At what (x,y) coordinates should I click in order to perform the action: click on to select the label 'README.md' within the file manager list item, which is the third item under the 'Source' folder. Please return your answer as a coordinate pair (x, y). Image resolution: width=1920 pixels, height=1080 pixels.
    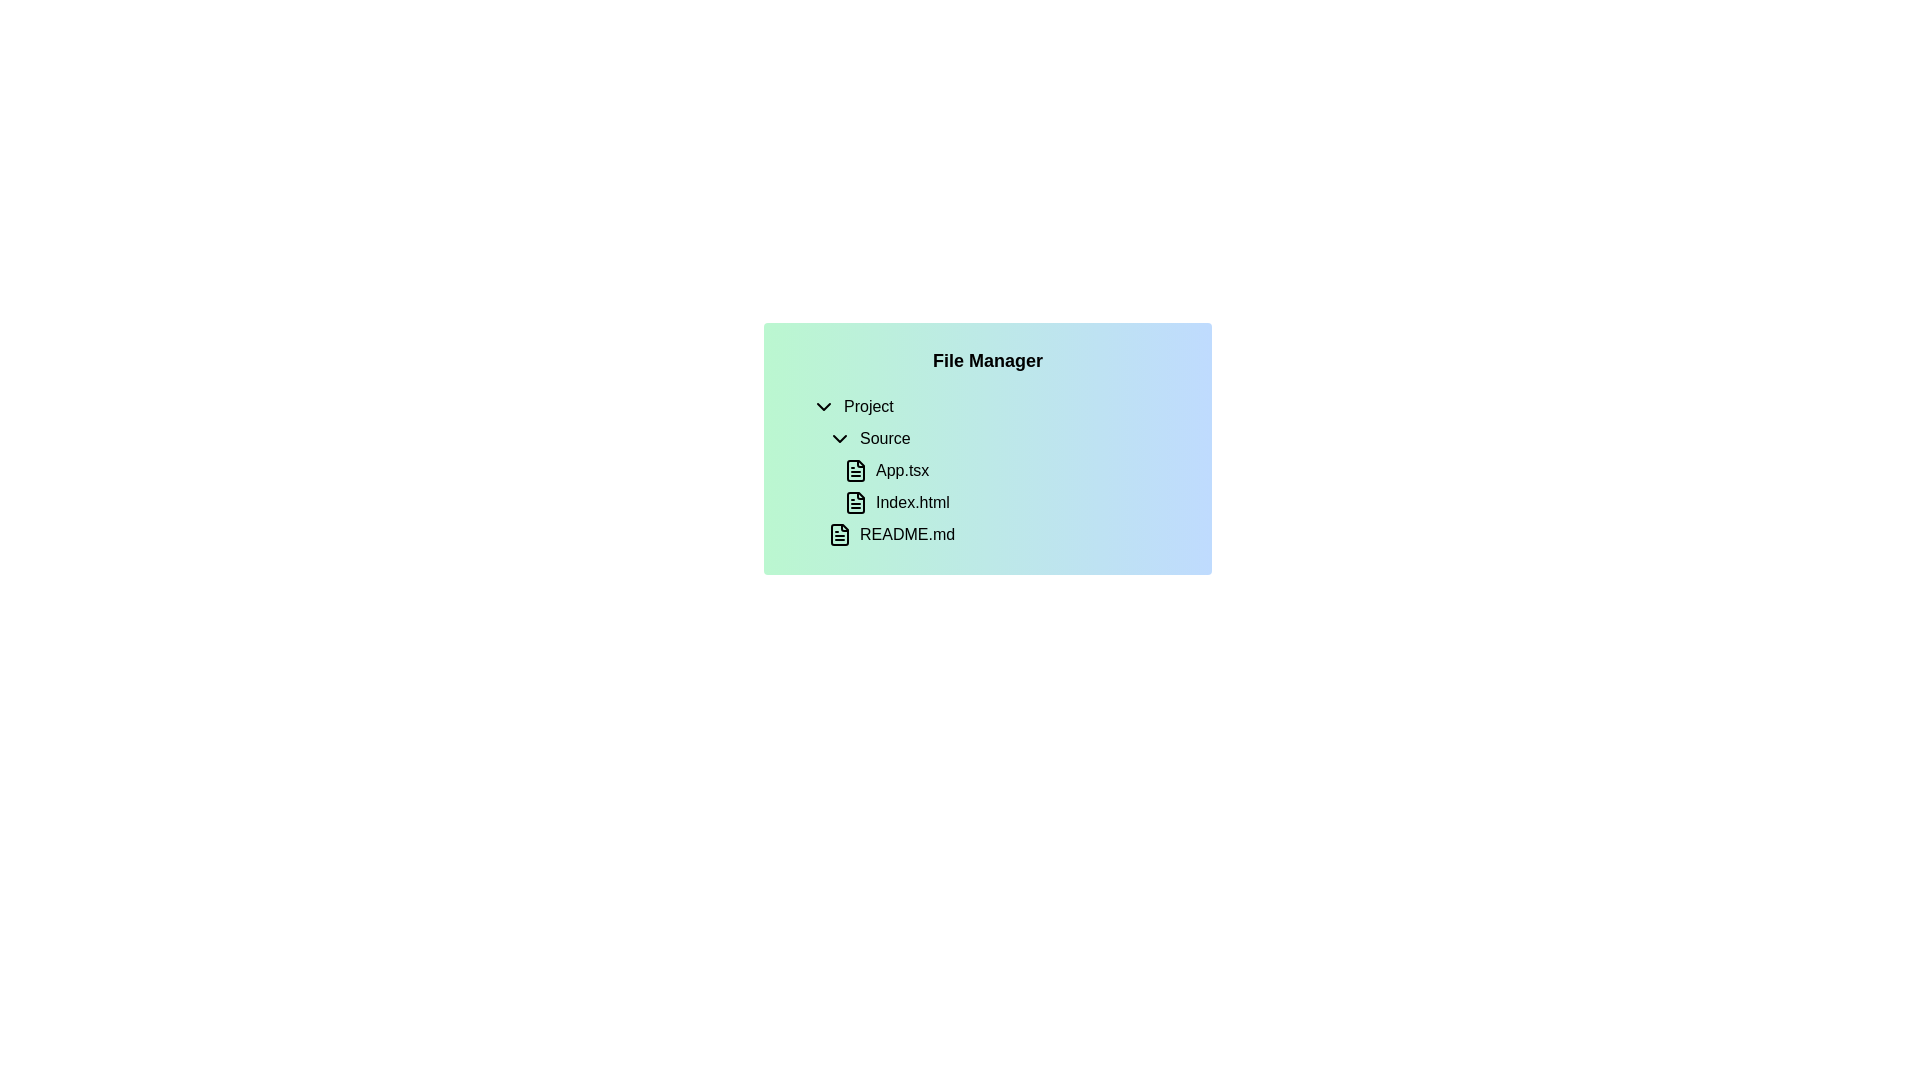
    Looking at the image, I should click on (906, 534).